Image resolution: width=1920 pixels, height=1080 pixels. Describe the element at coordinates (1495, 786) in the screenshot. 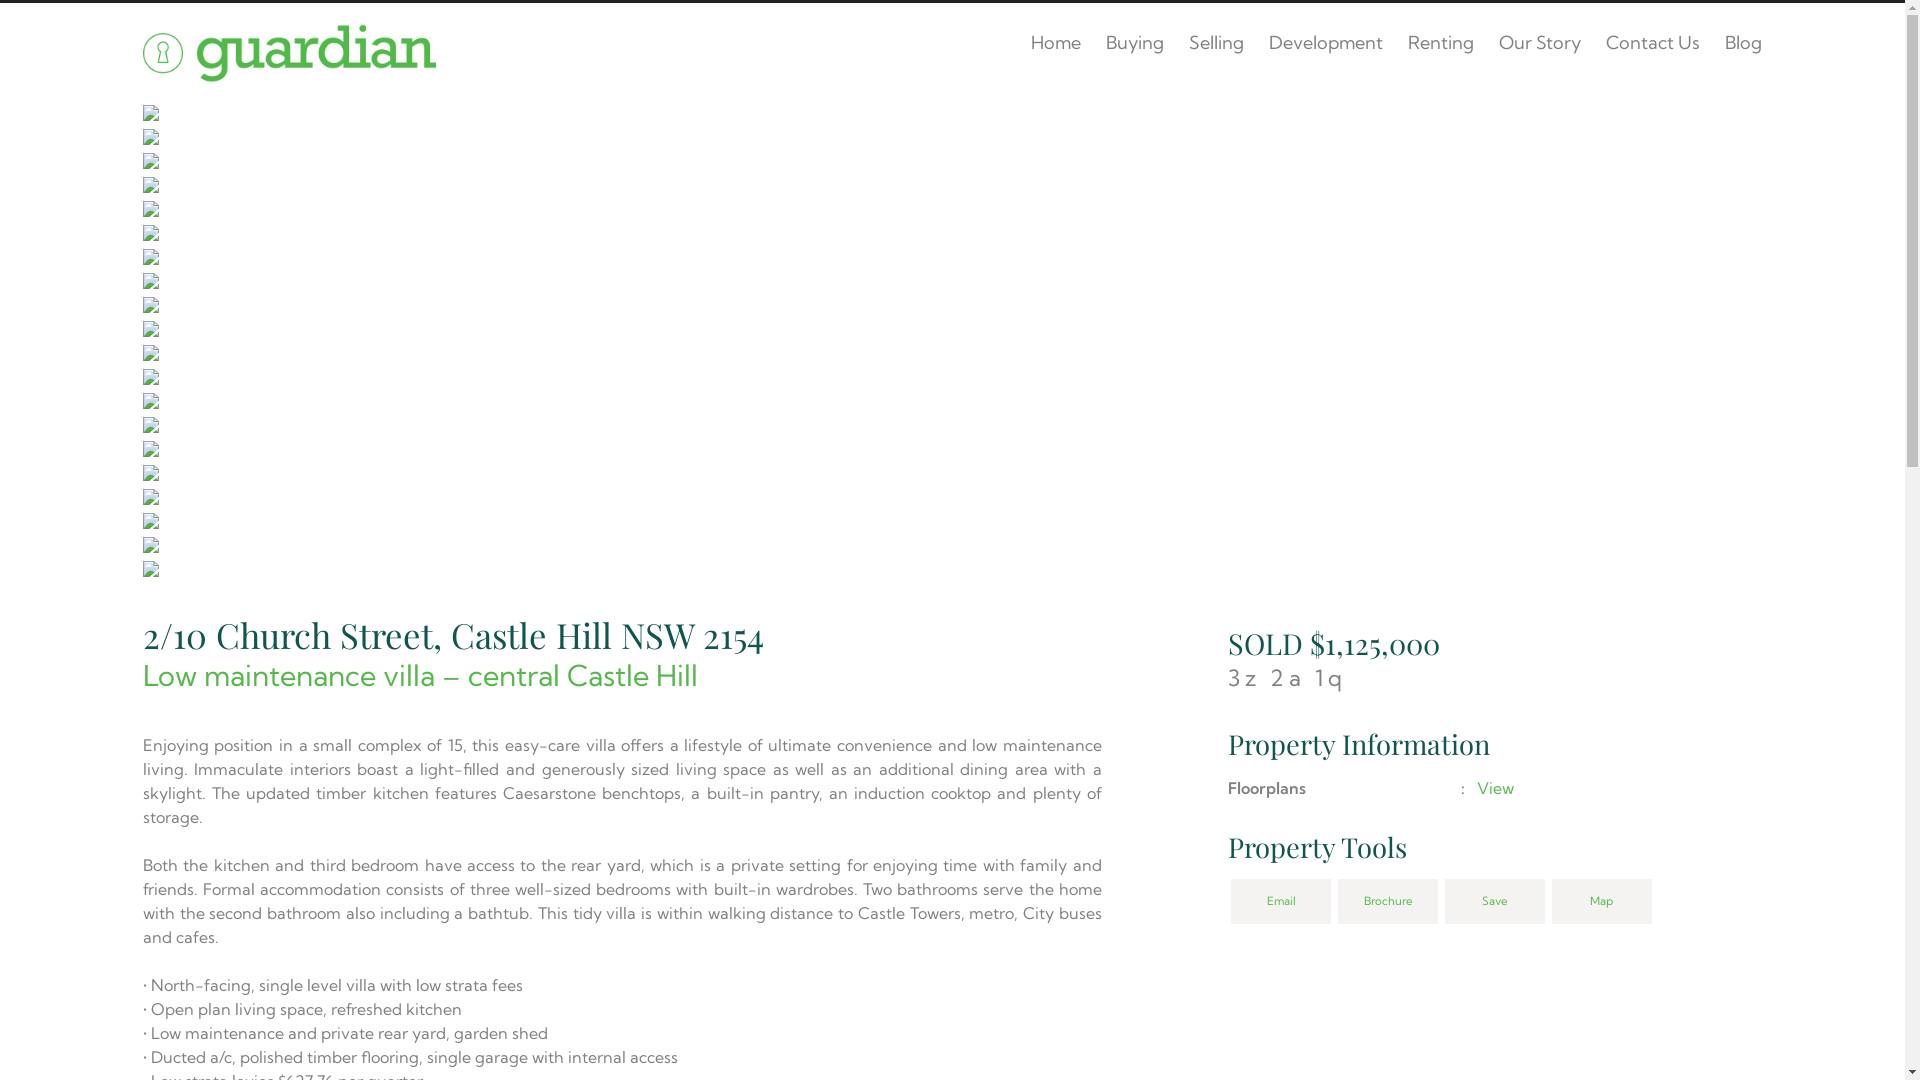

I see `'View'` at that location.